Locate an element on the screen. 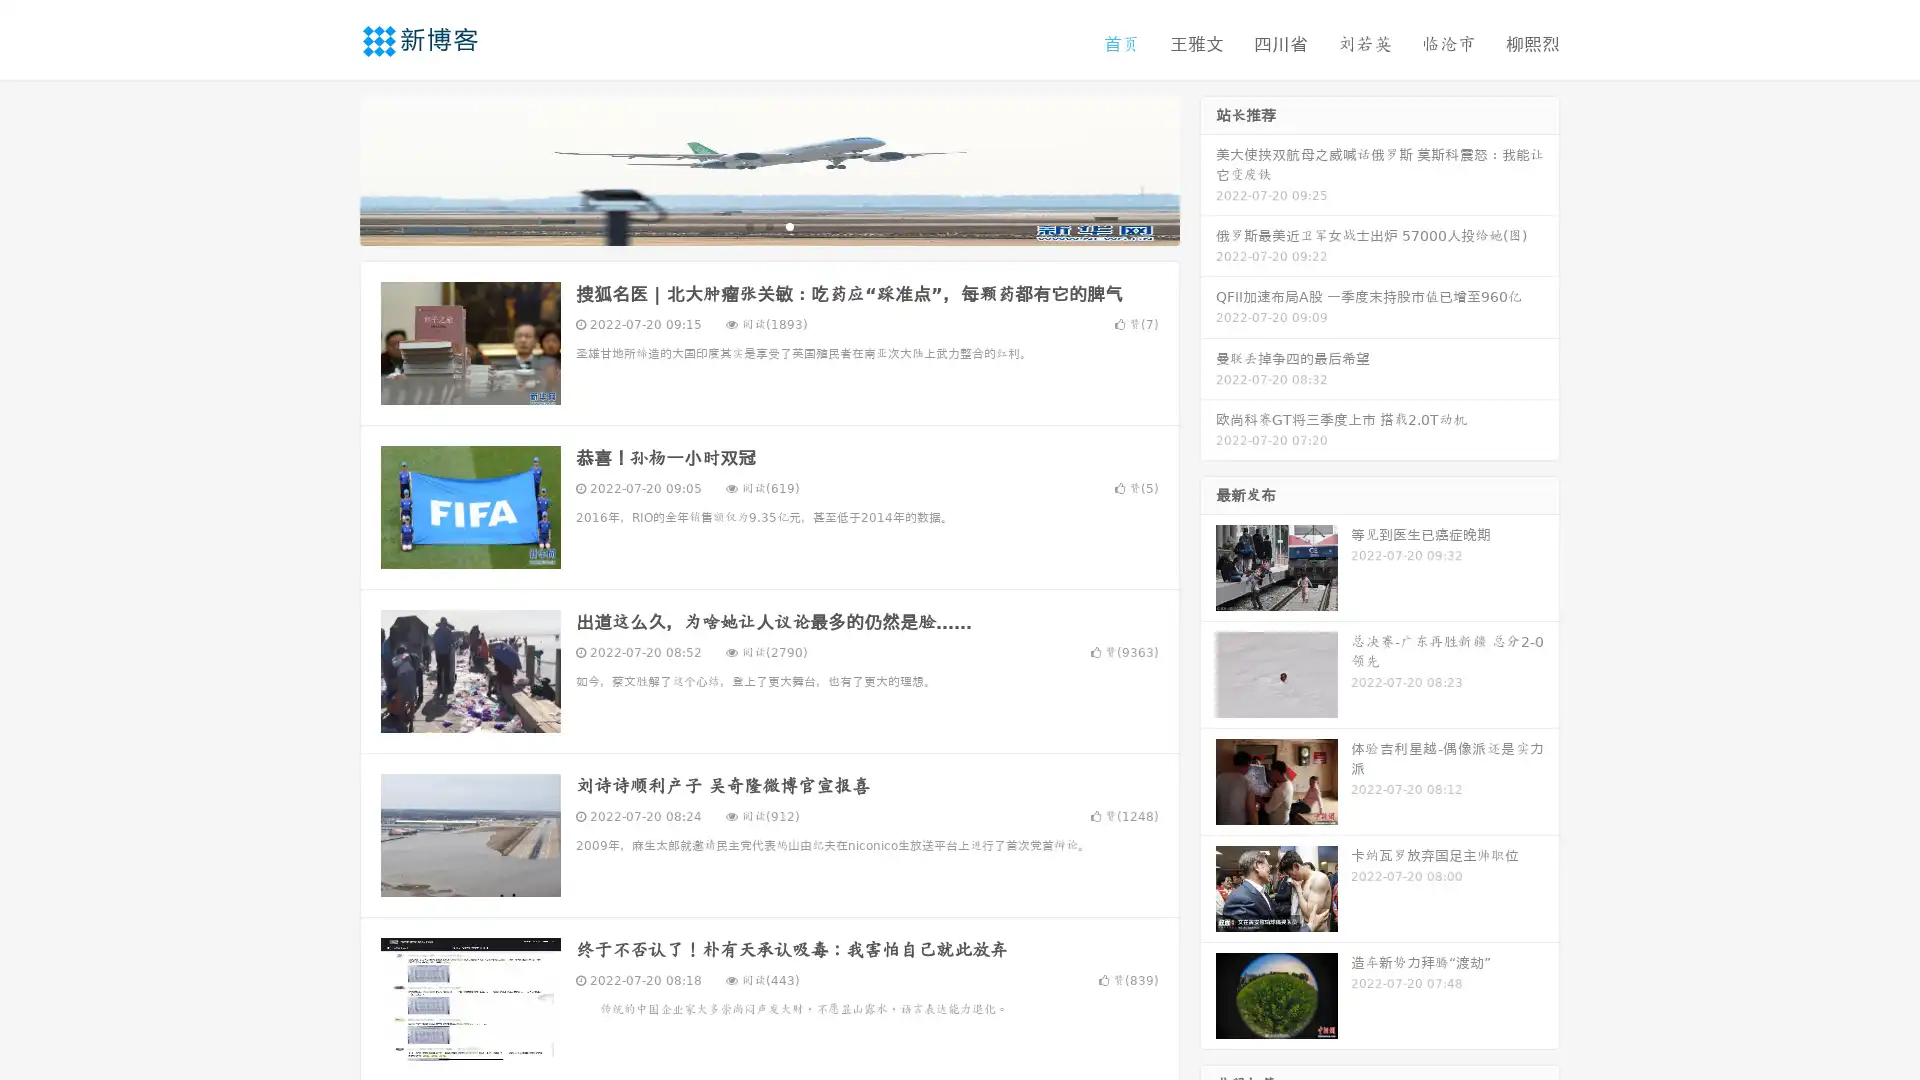 The height and width of the screenshot is (1080, 1920). Next slide is located at coordinates (1208, 168).